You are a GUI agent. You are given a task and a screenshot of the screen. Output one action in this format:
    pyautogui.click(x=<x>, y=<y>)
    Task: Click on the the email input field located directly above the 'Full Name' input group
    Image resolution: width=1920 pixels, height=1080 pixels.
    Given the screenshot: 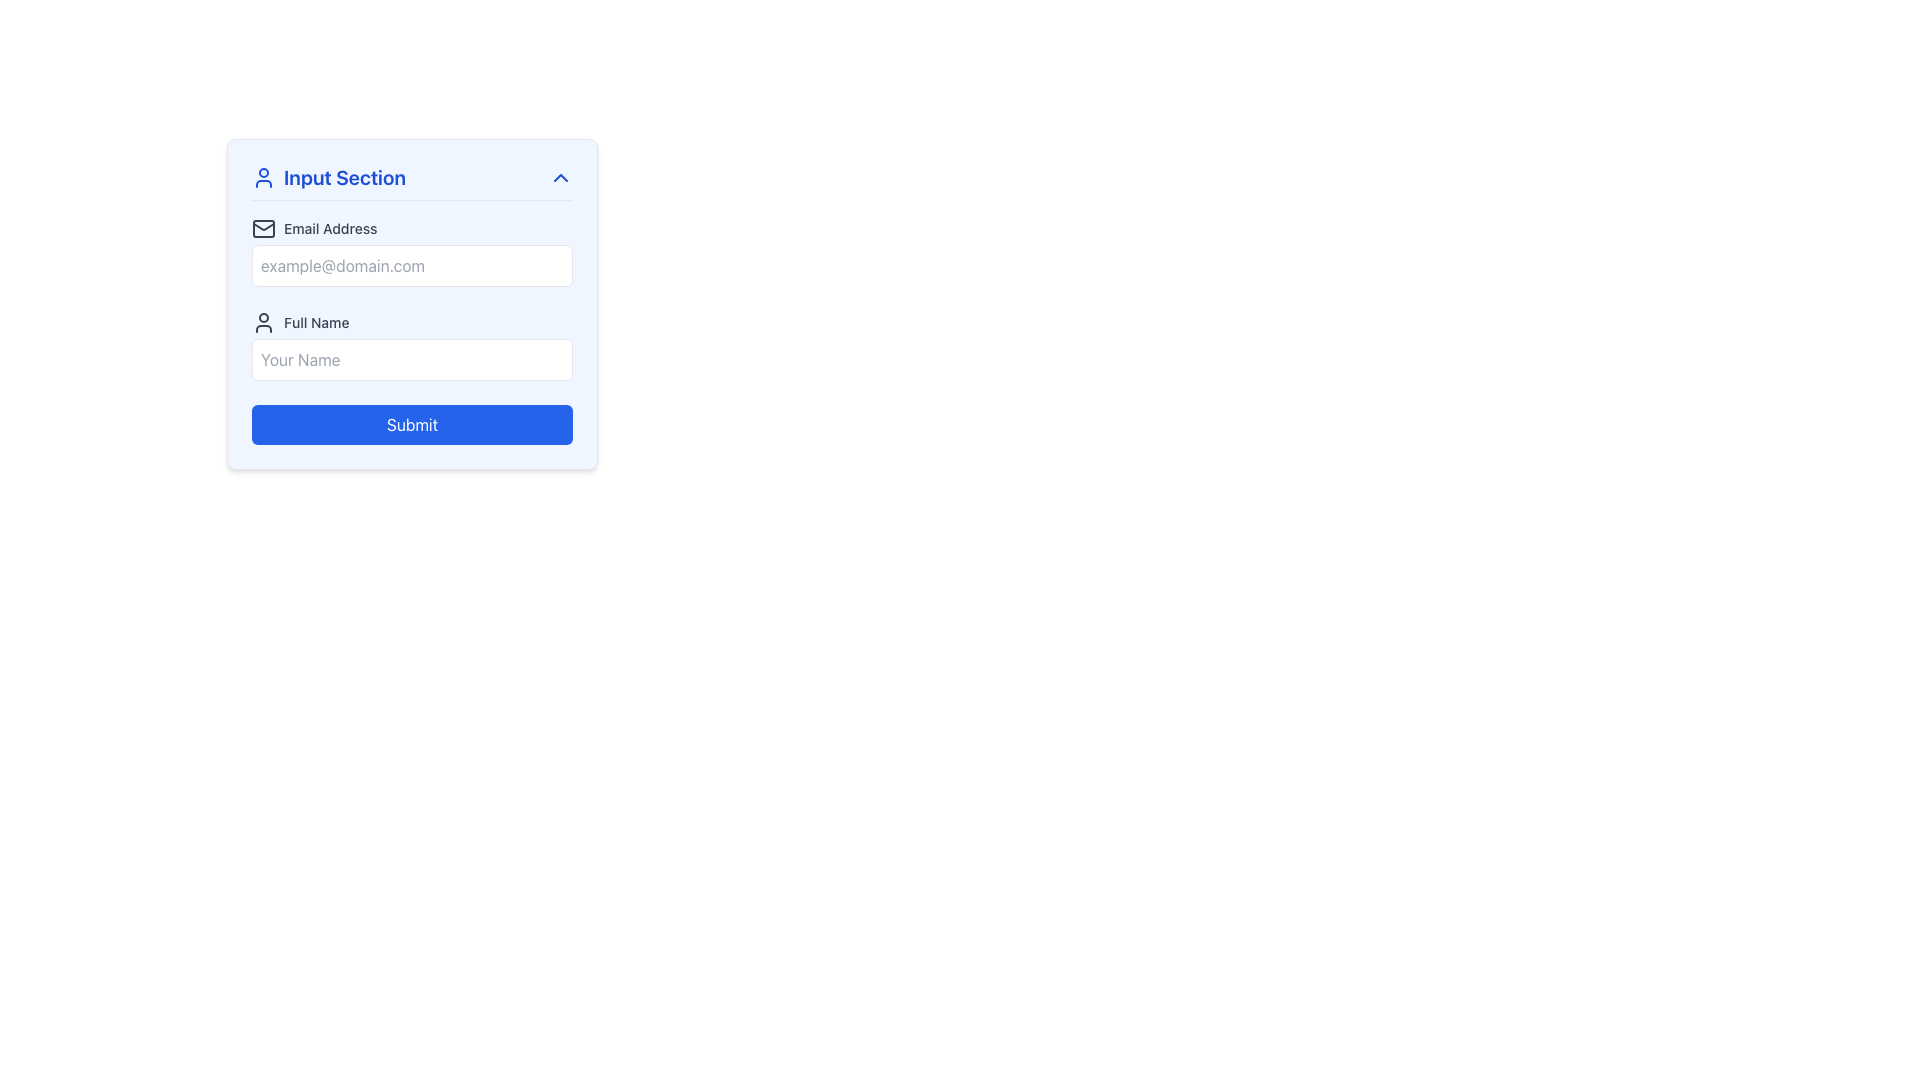 What is the action you would take?
    pyautogui.click(x=411, y=250)
    